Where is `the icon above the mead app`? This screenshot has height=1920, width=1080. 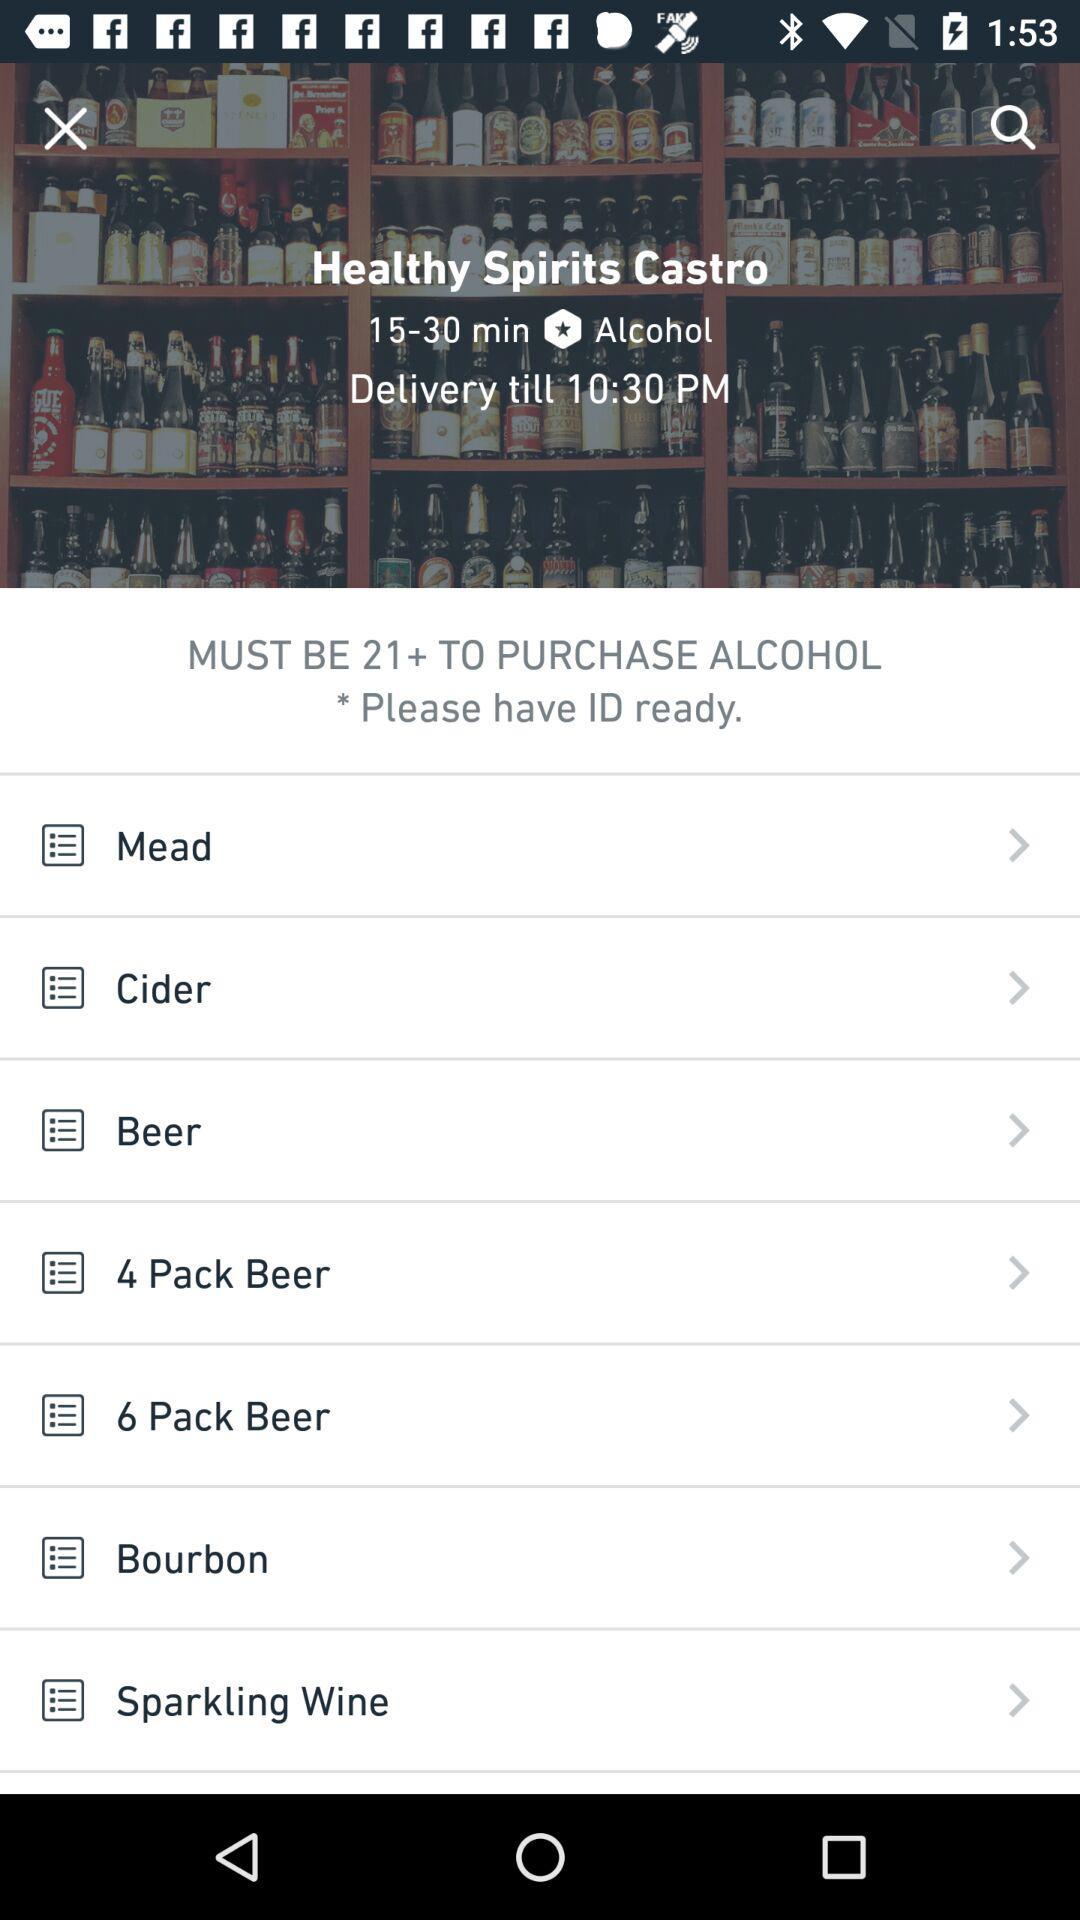 the icon above the mead app is located at coordinates (1014, 127).